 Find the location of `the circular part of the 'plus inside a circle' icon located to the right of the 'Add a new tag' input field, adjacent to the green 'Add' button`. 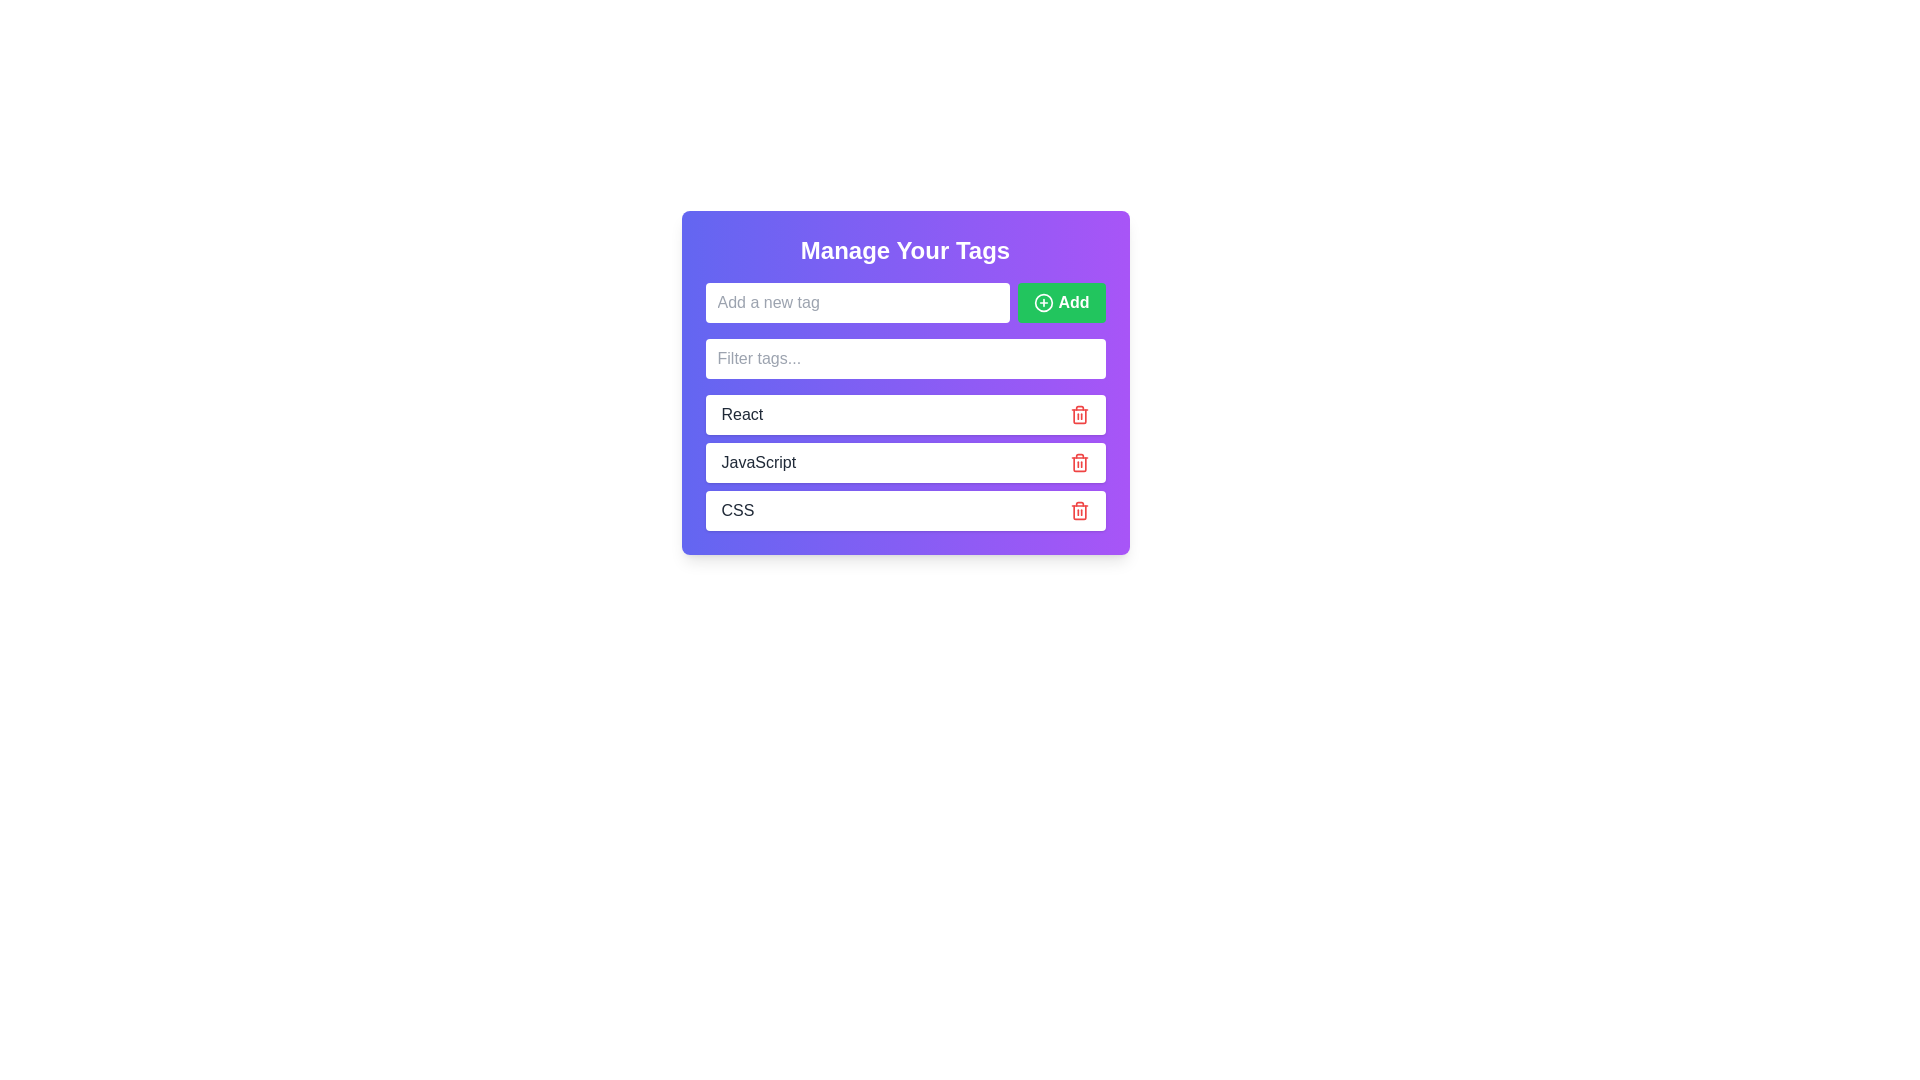

the circular part of the 'plus inside a circle' icon located to the right of the 'Add a new tag' input field, adjacent to the green 'Add' button is located at coordinates (1043, 303).